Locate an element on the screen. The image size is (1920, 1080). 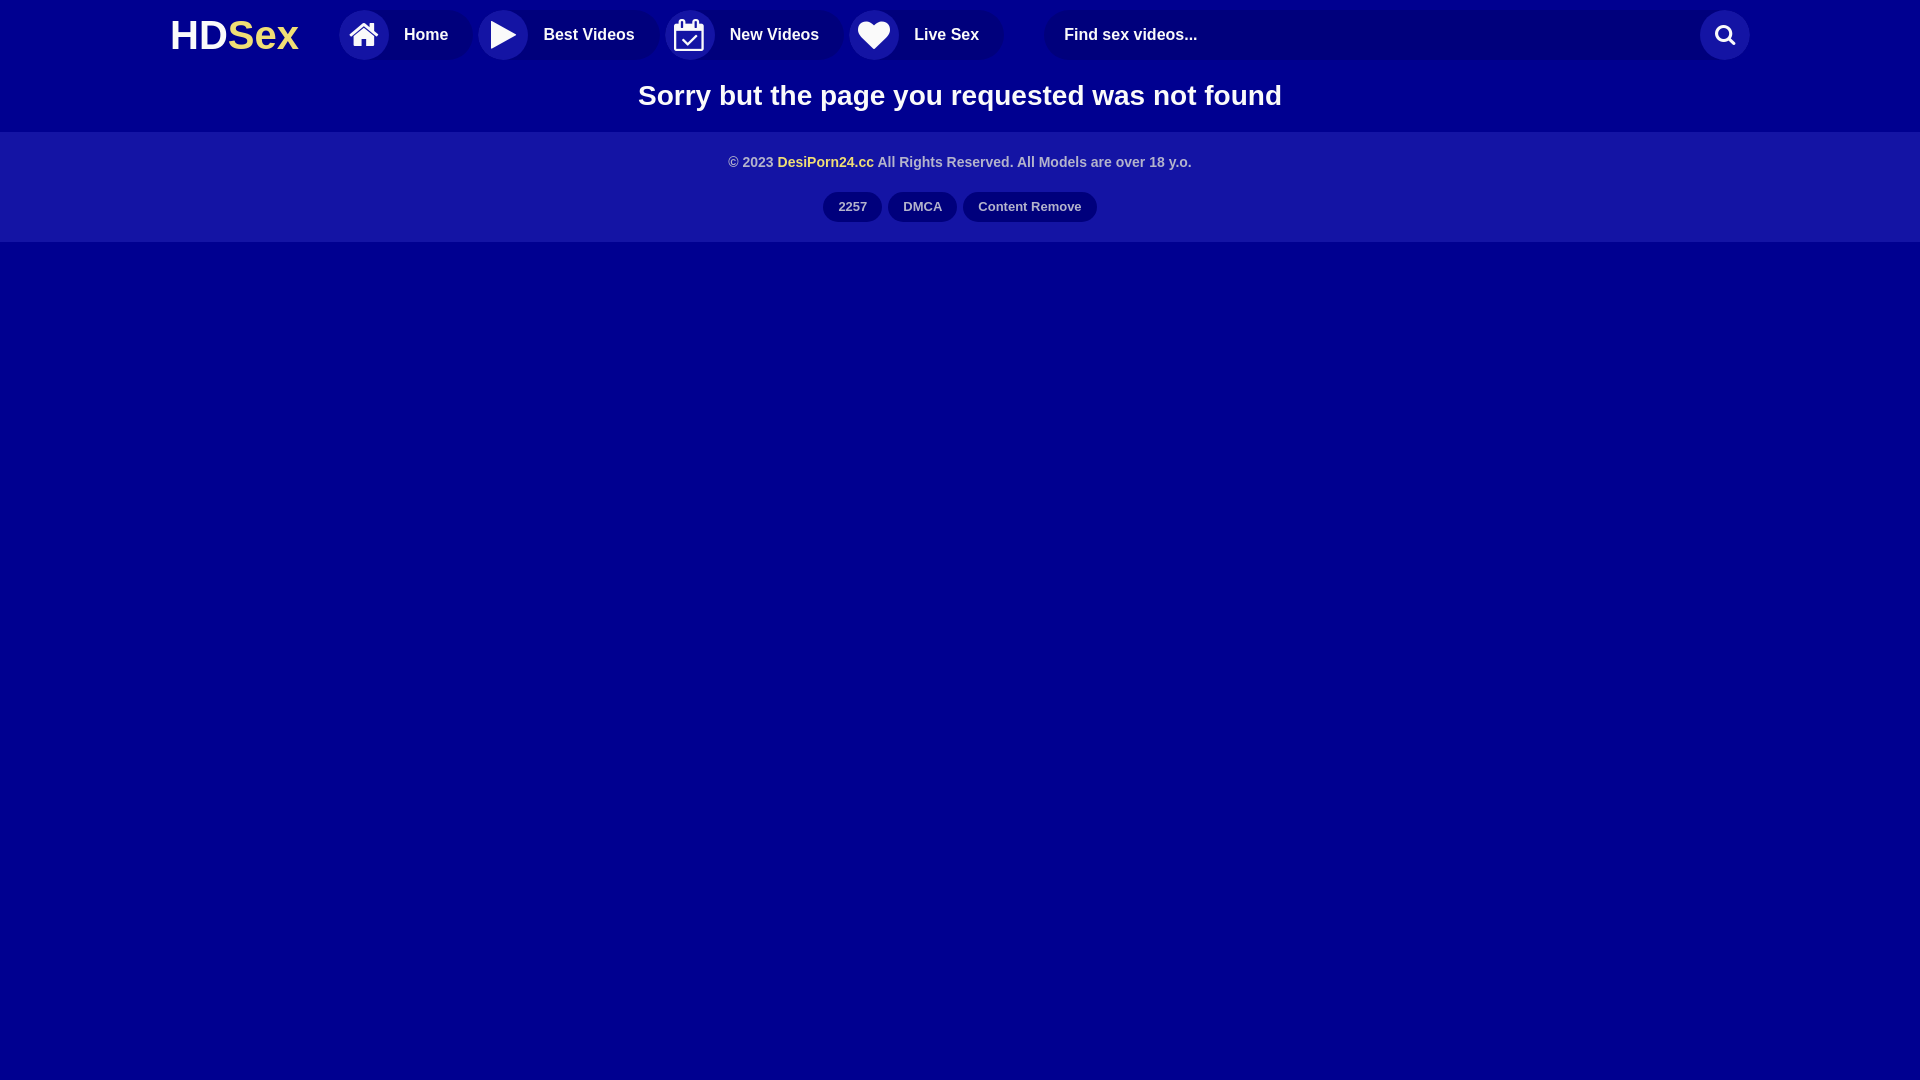
'Live Sex' is located at coordinates (925, 34).